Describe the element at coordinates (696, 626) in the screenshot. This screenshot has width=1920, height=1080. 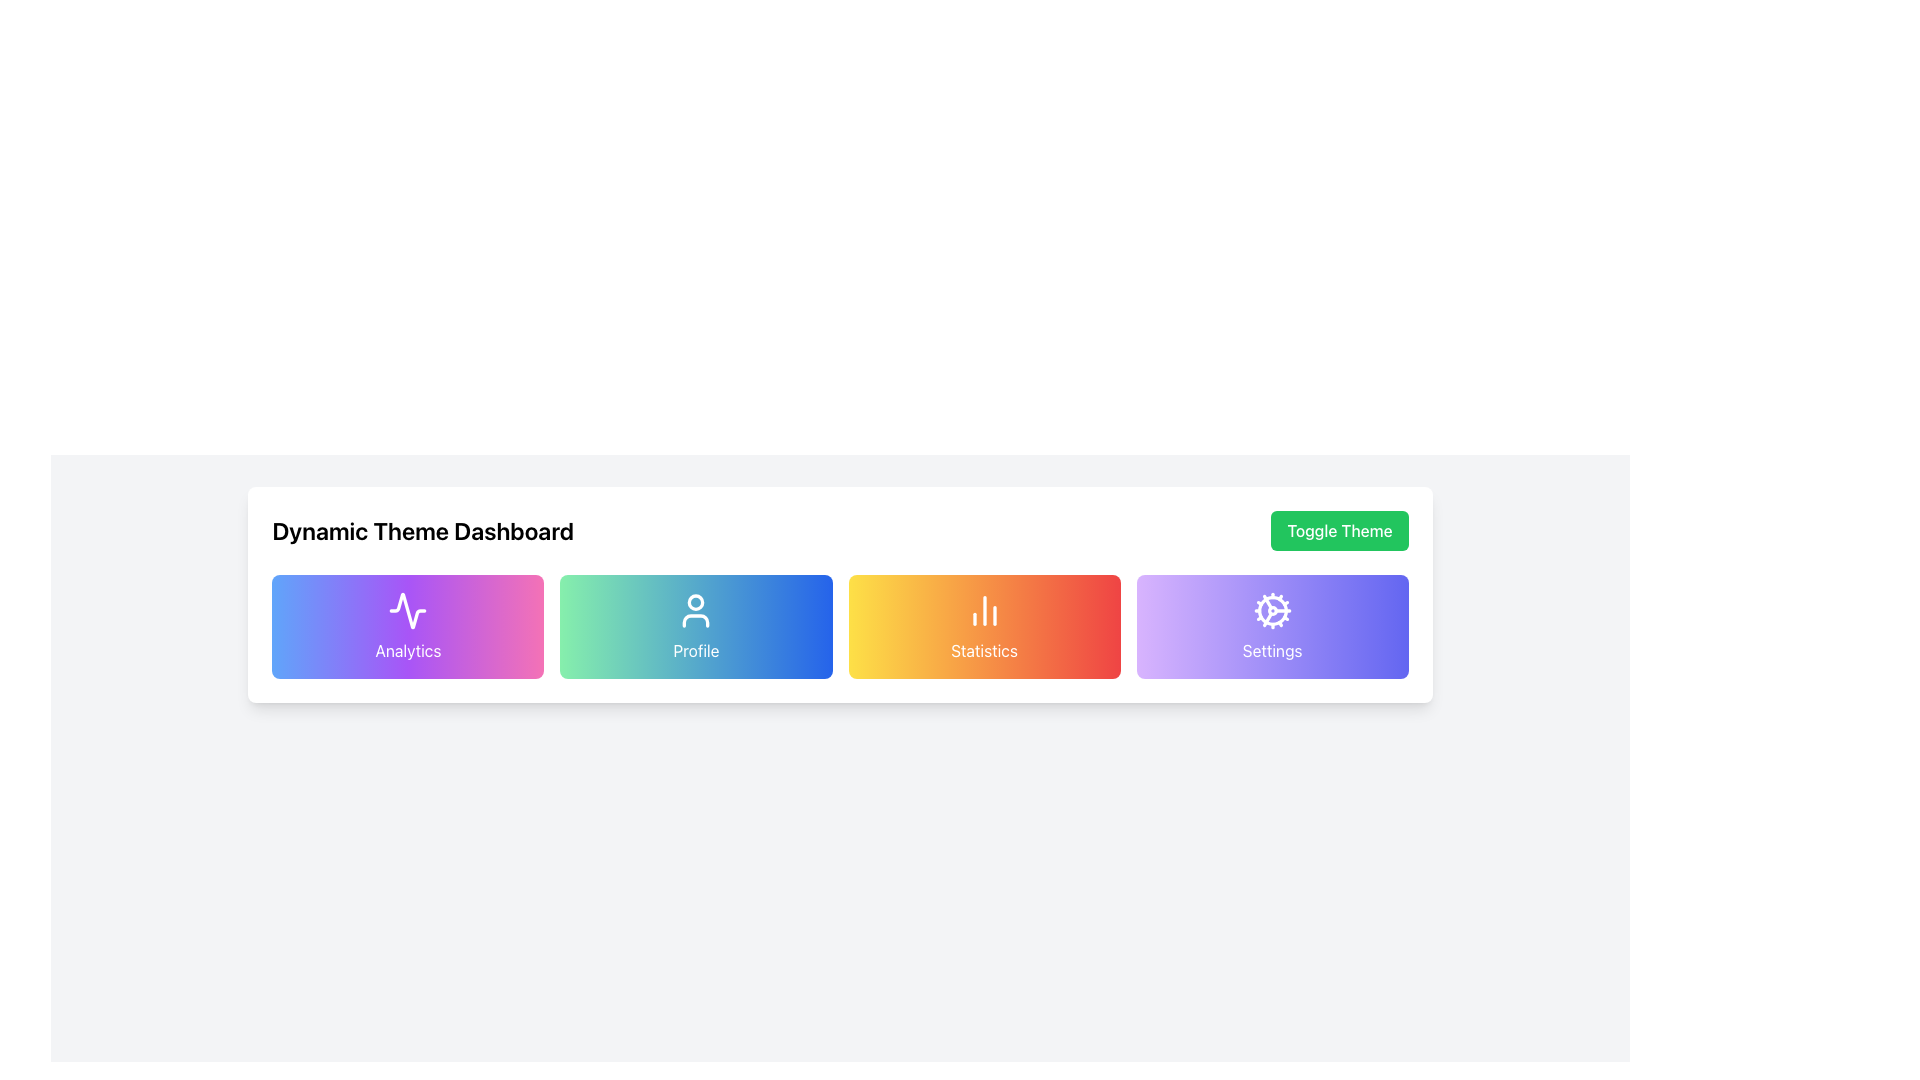
I see `the 'Profile' button, which is a rectangular panel with a gradient background transitioning from green to blue, containing a user icon and the text 'Profile'` at that location.